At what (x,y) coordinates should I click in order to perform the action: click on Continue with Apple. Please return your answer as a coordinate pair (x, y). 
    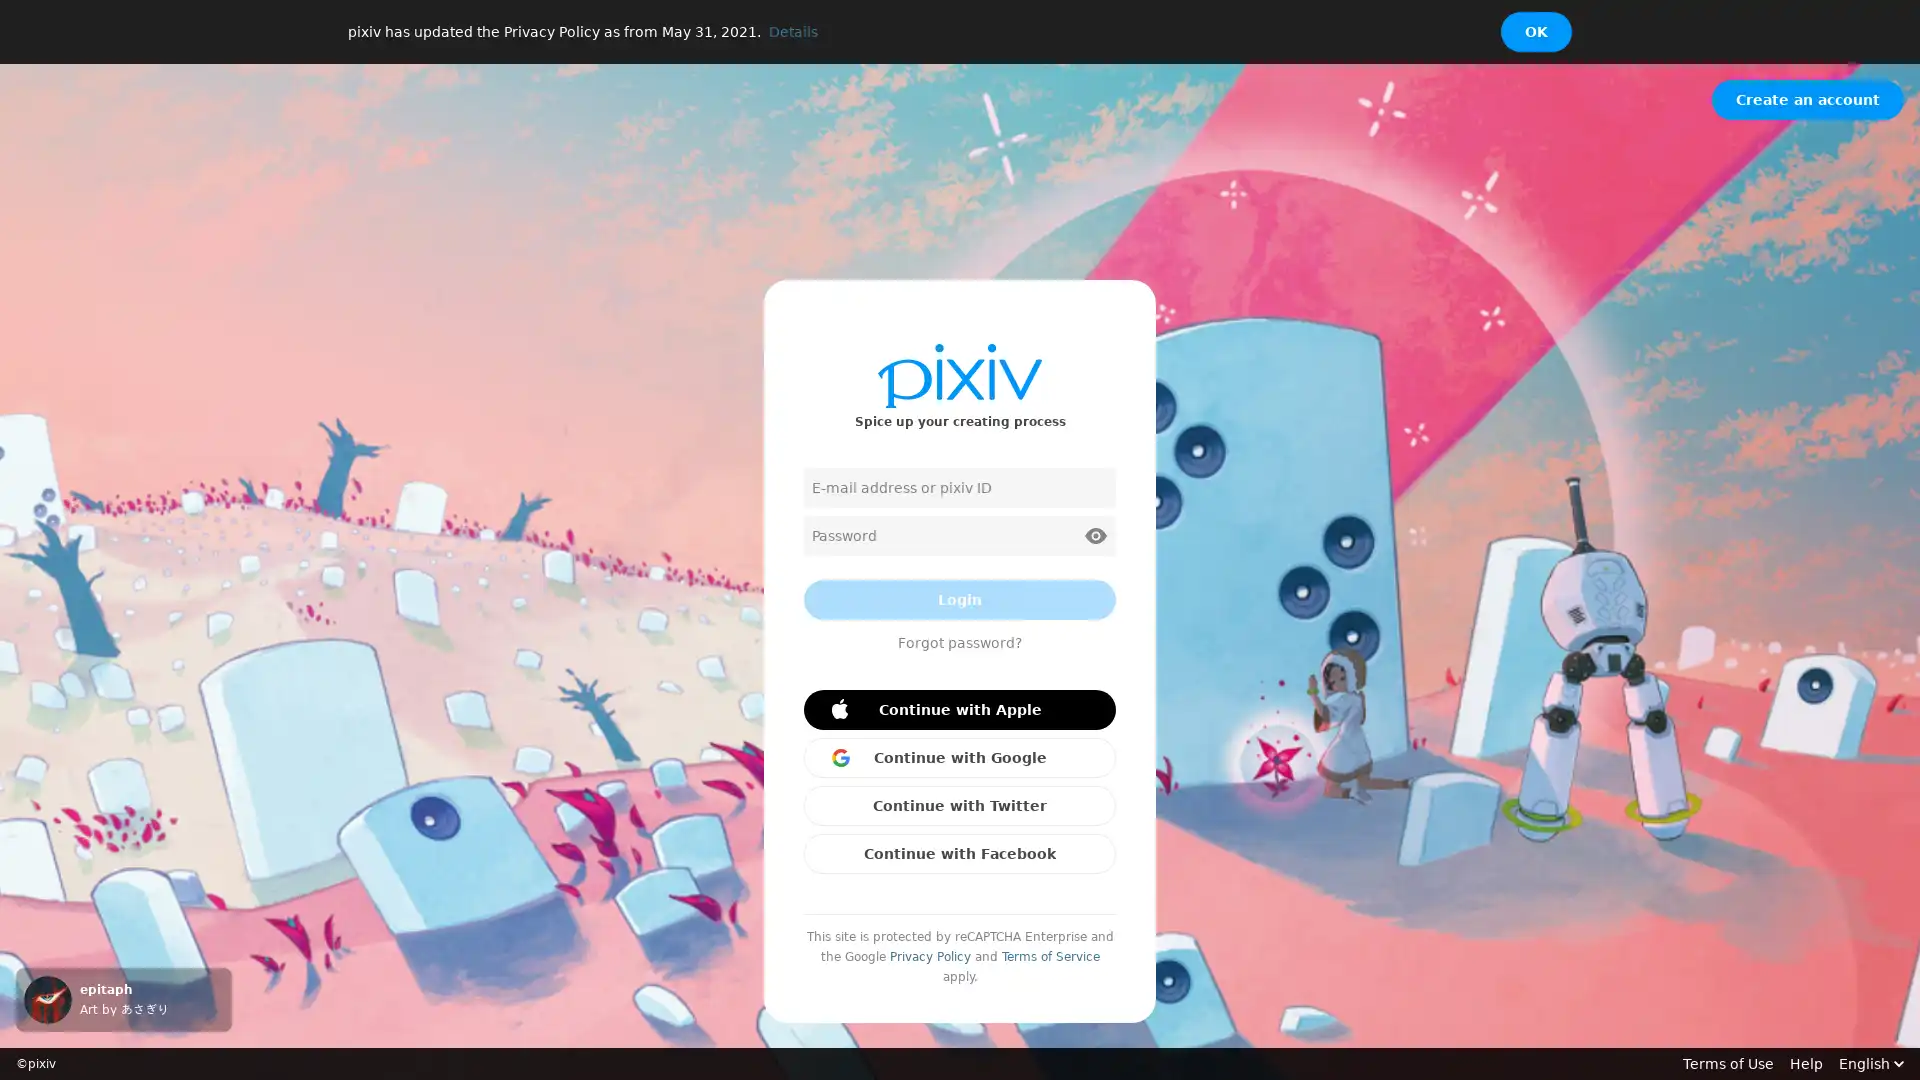
    Looking at the image, I should click on (960, 708).